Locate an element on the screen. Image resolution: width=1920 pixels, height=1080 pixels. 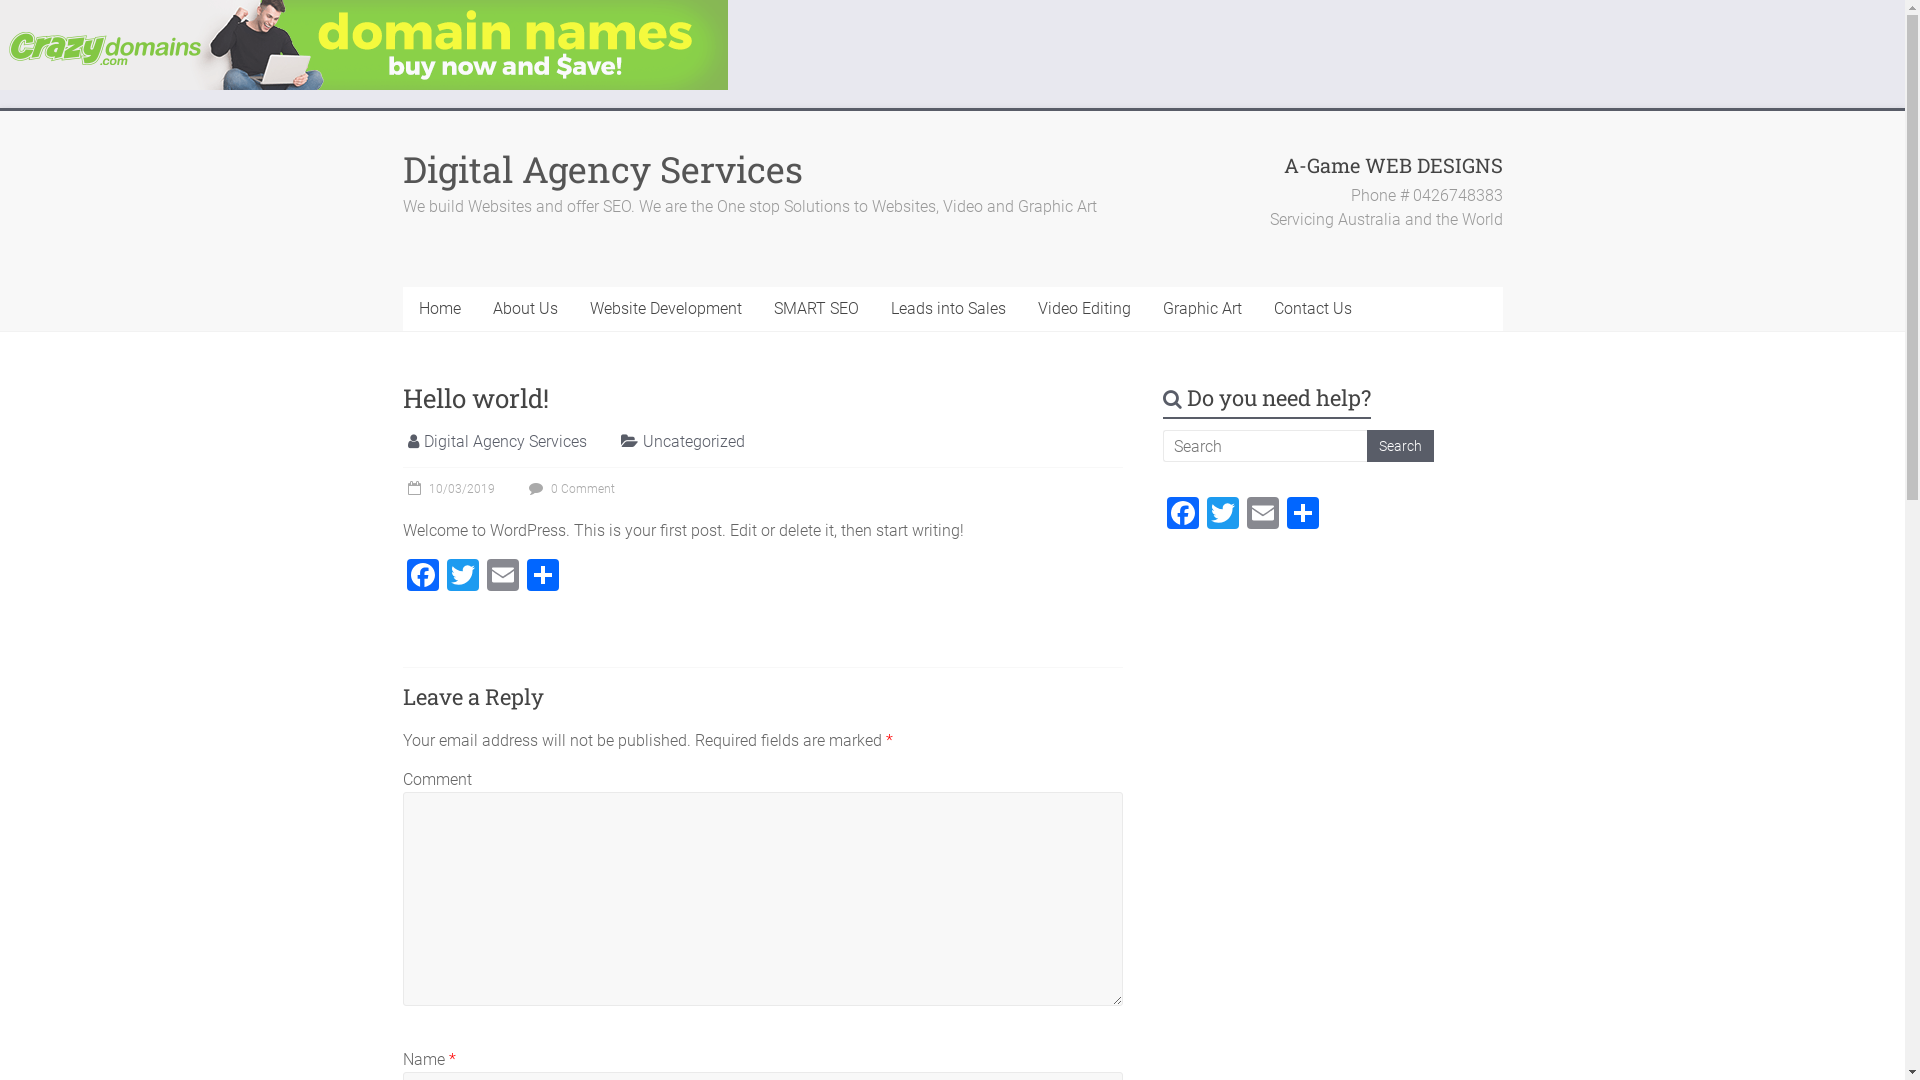
'Home' is located at coordinates (437, 308).